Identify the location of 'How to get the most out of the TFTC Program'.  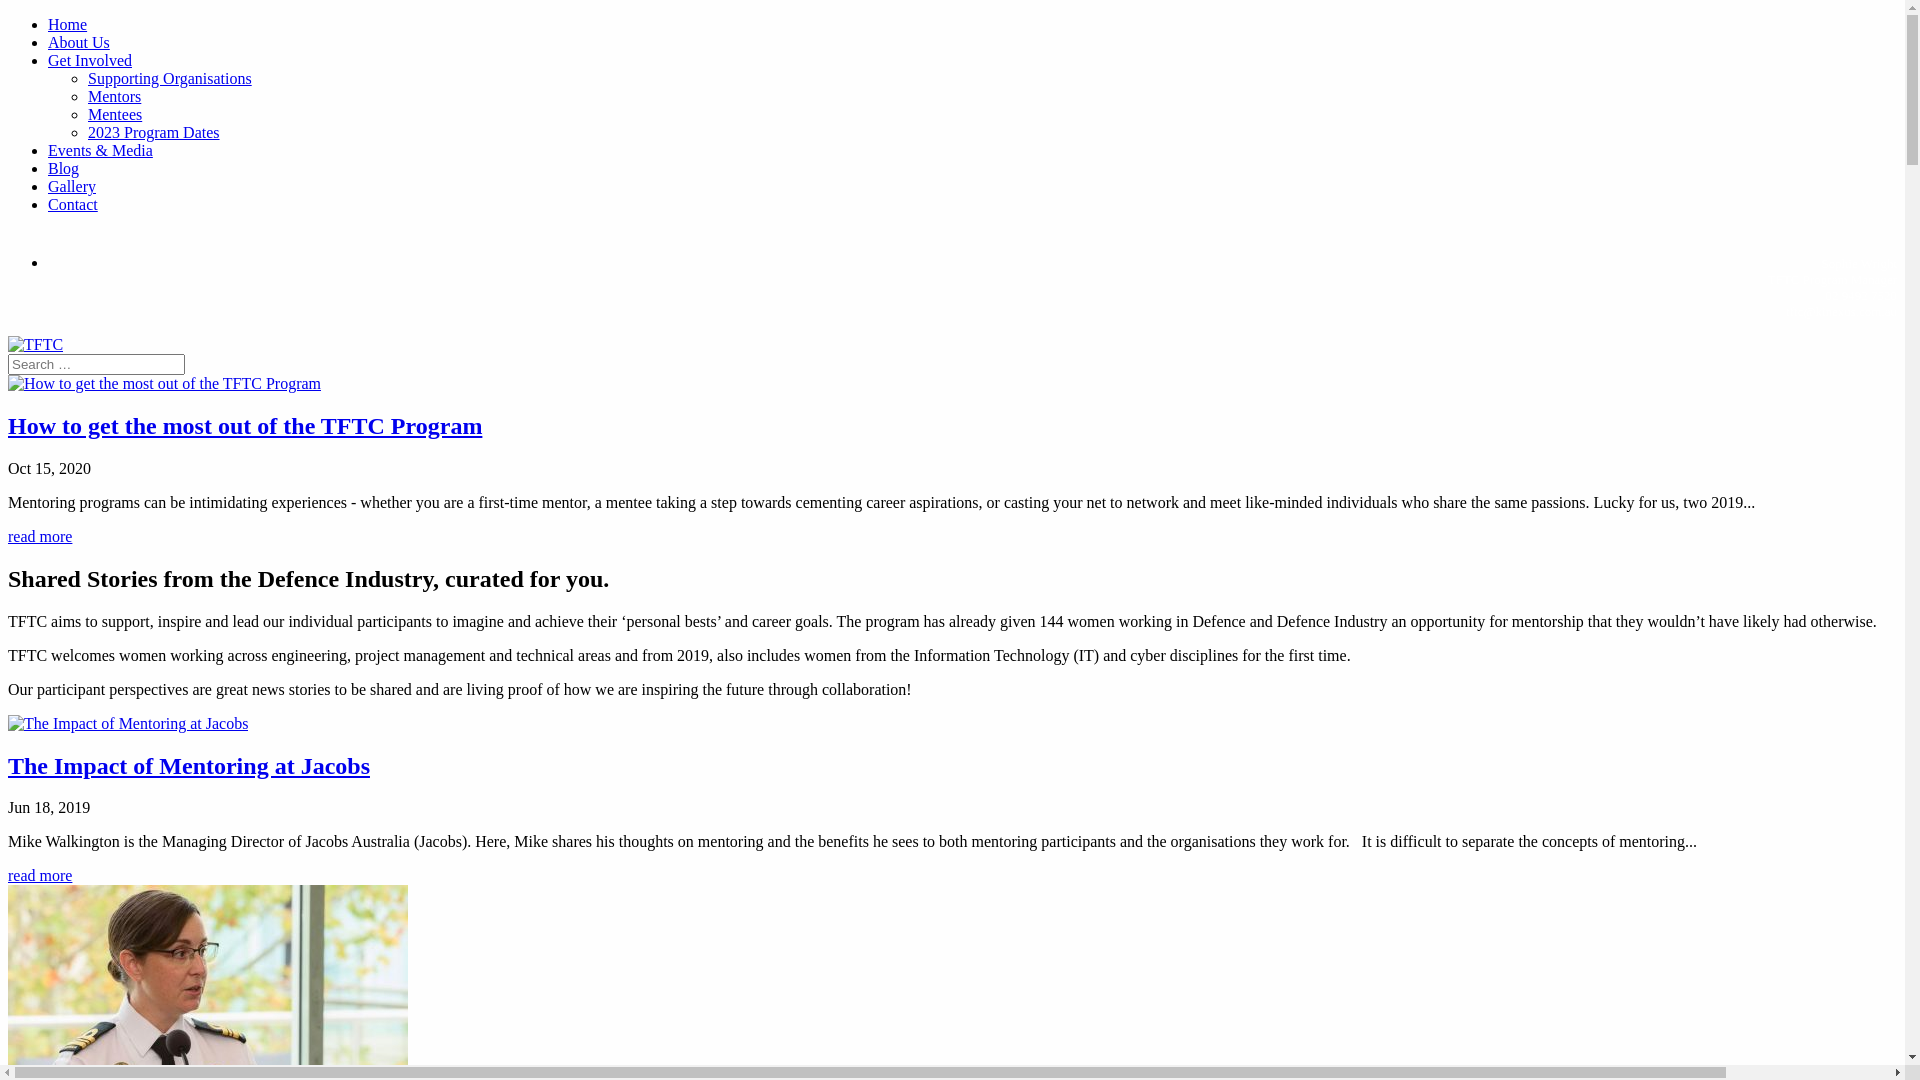
(243, 424).